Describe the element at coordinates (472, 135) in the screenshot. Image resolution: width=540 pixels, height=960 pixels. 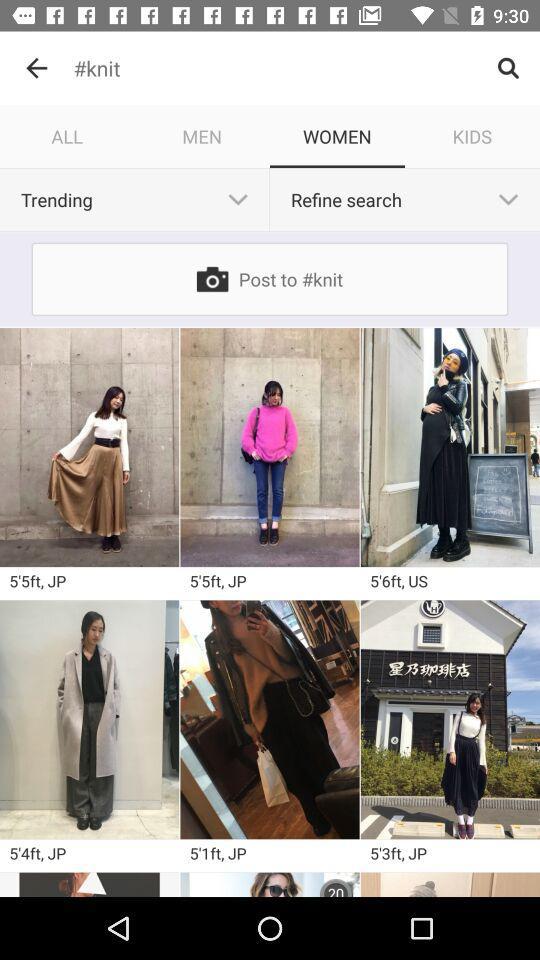
I see `kids` at that location.